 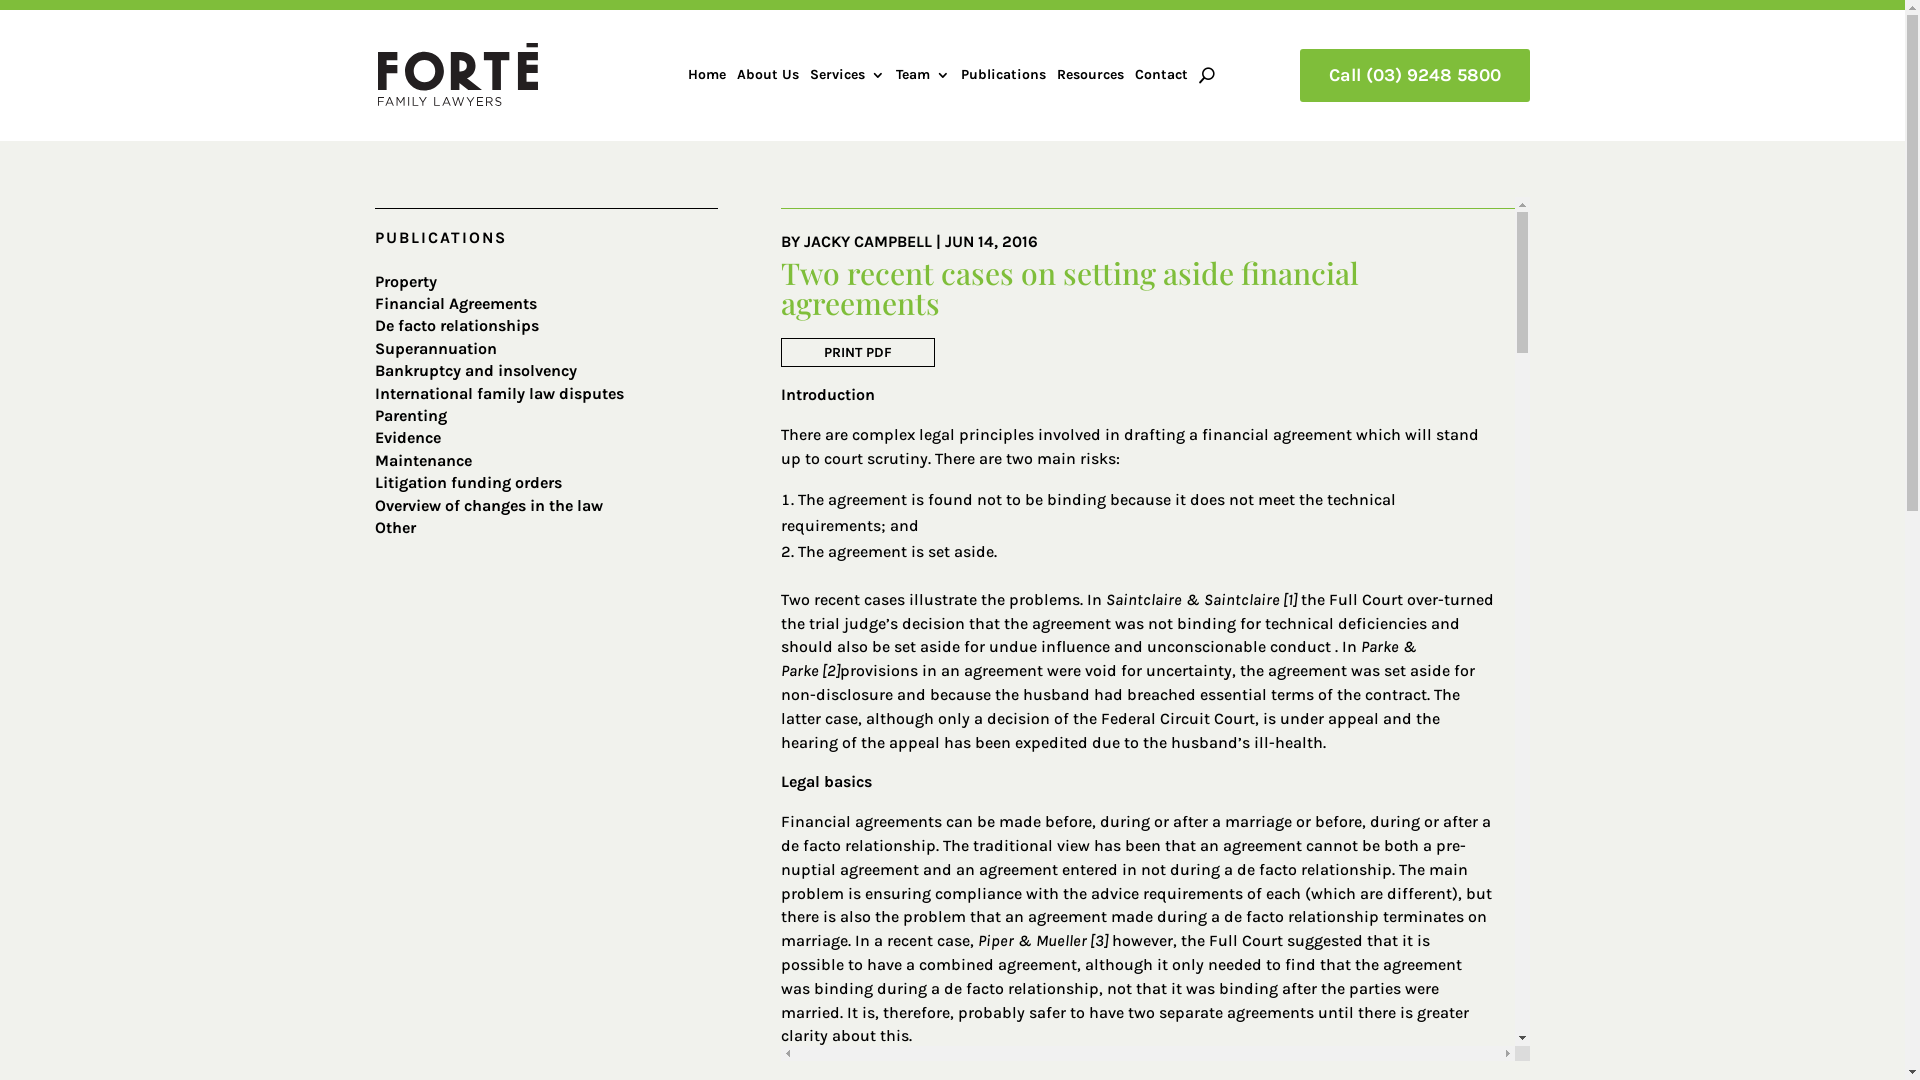 What do you see at coordinates (489, 504) in the screenshot?
I see `'Overview of changes in the law'` at bounding box center [489, 504].